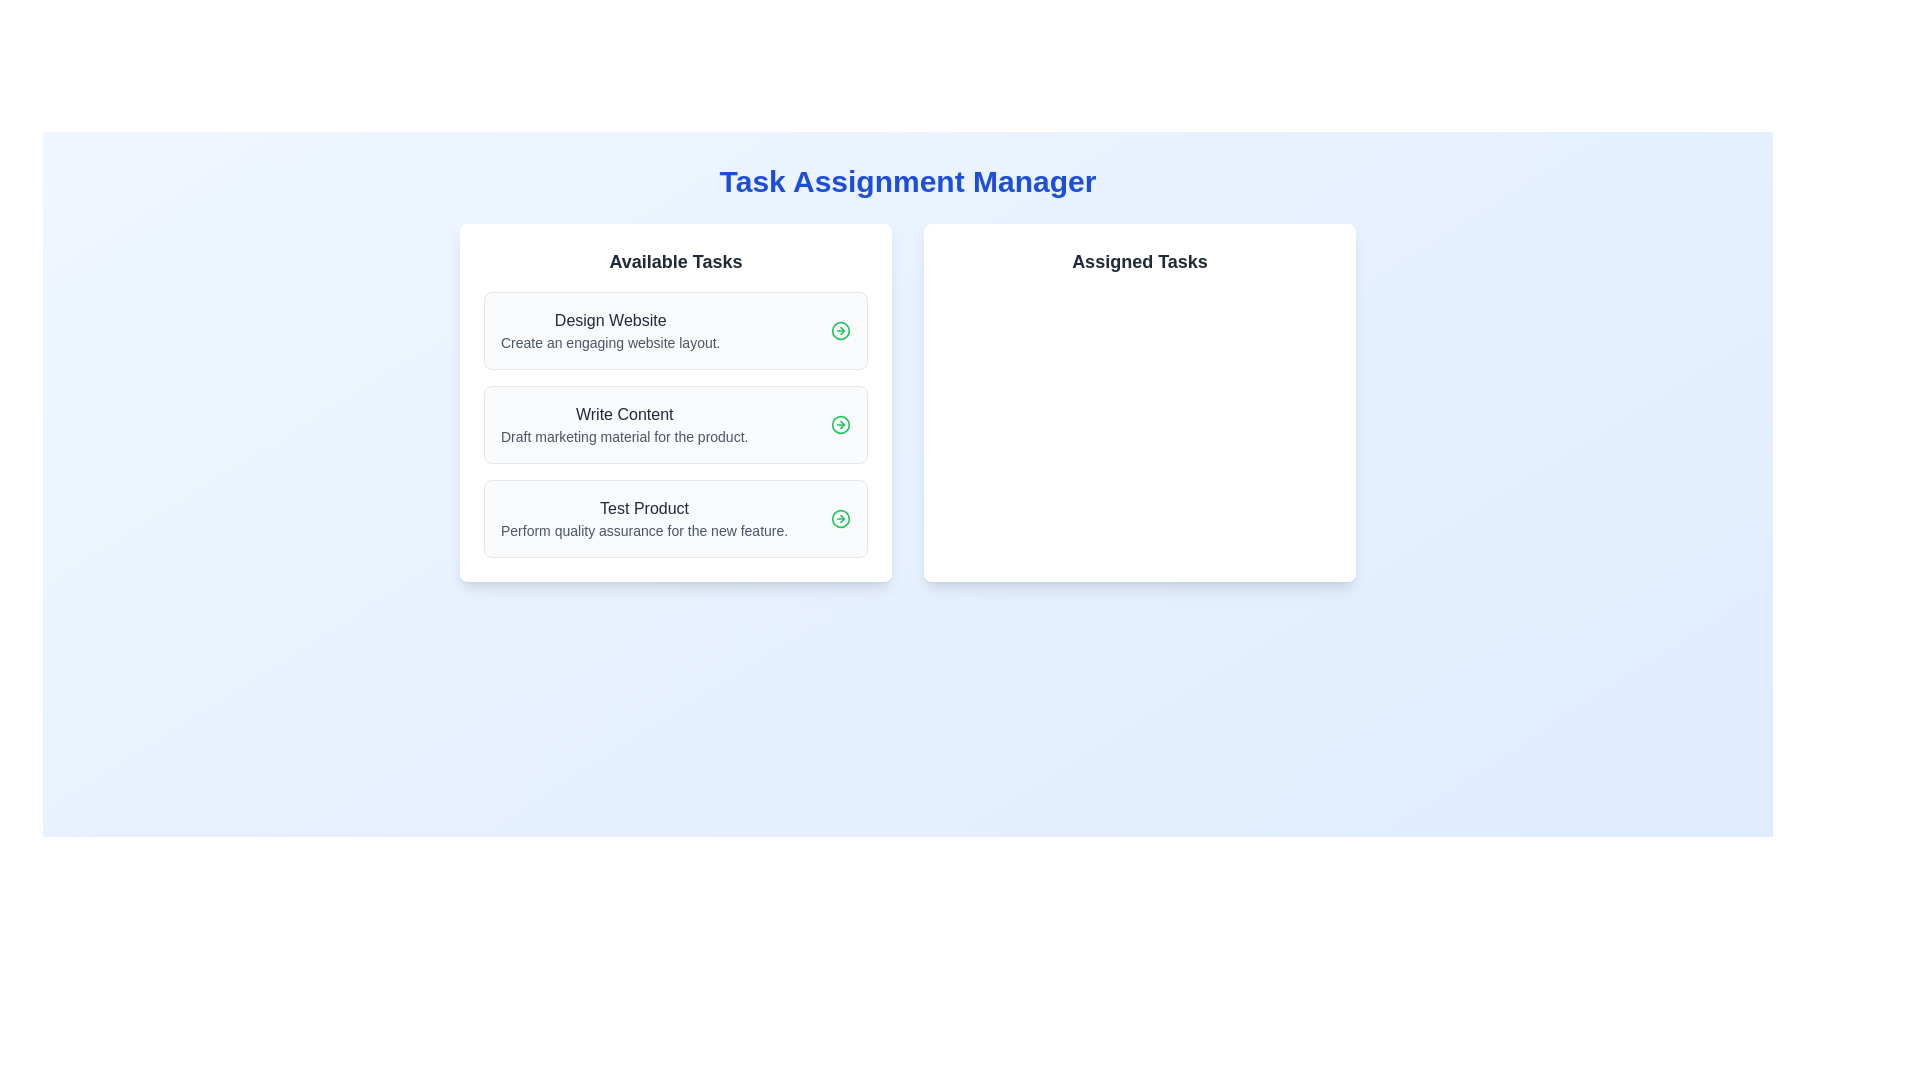  What do you see at coordinates (906, 181) in the screenshot?
I see `the large, bold heading text label 'Task Assignment Manager', which is prominently centered at the top of the interface` at bounding box center [906, 181].